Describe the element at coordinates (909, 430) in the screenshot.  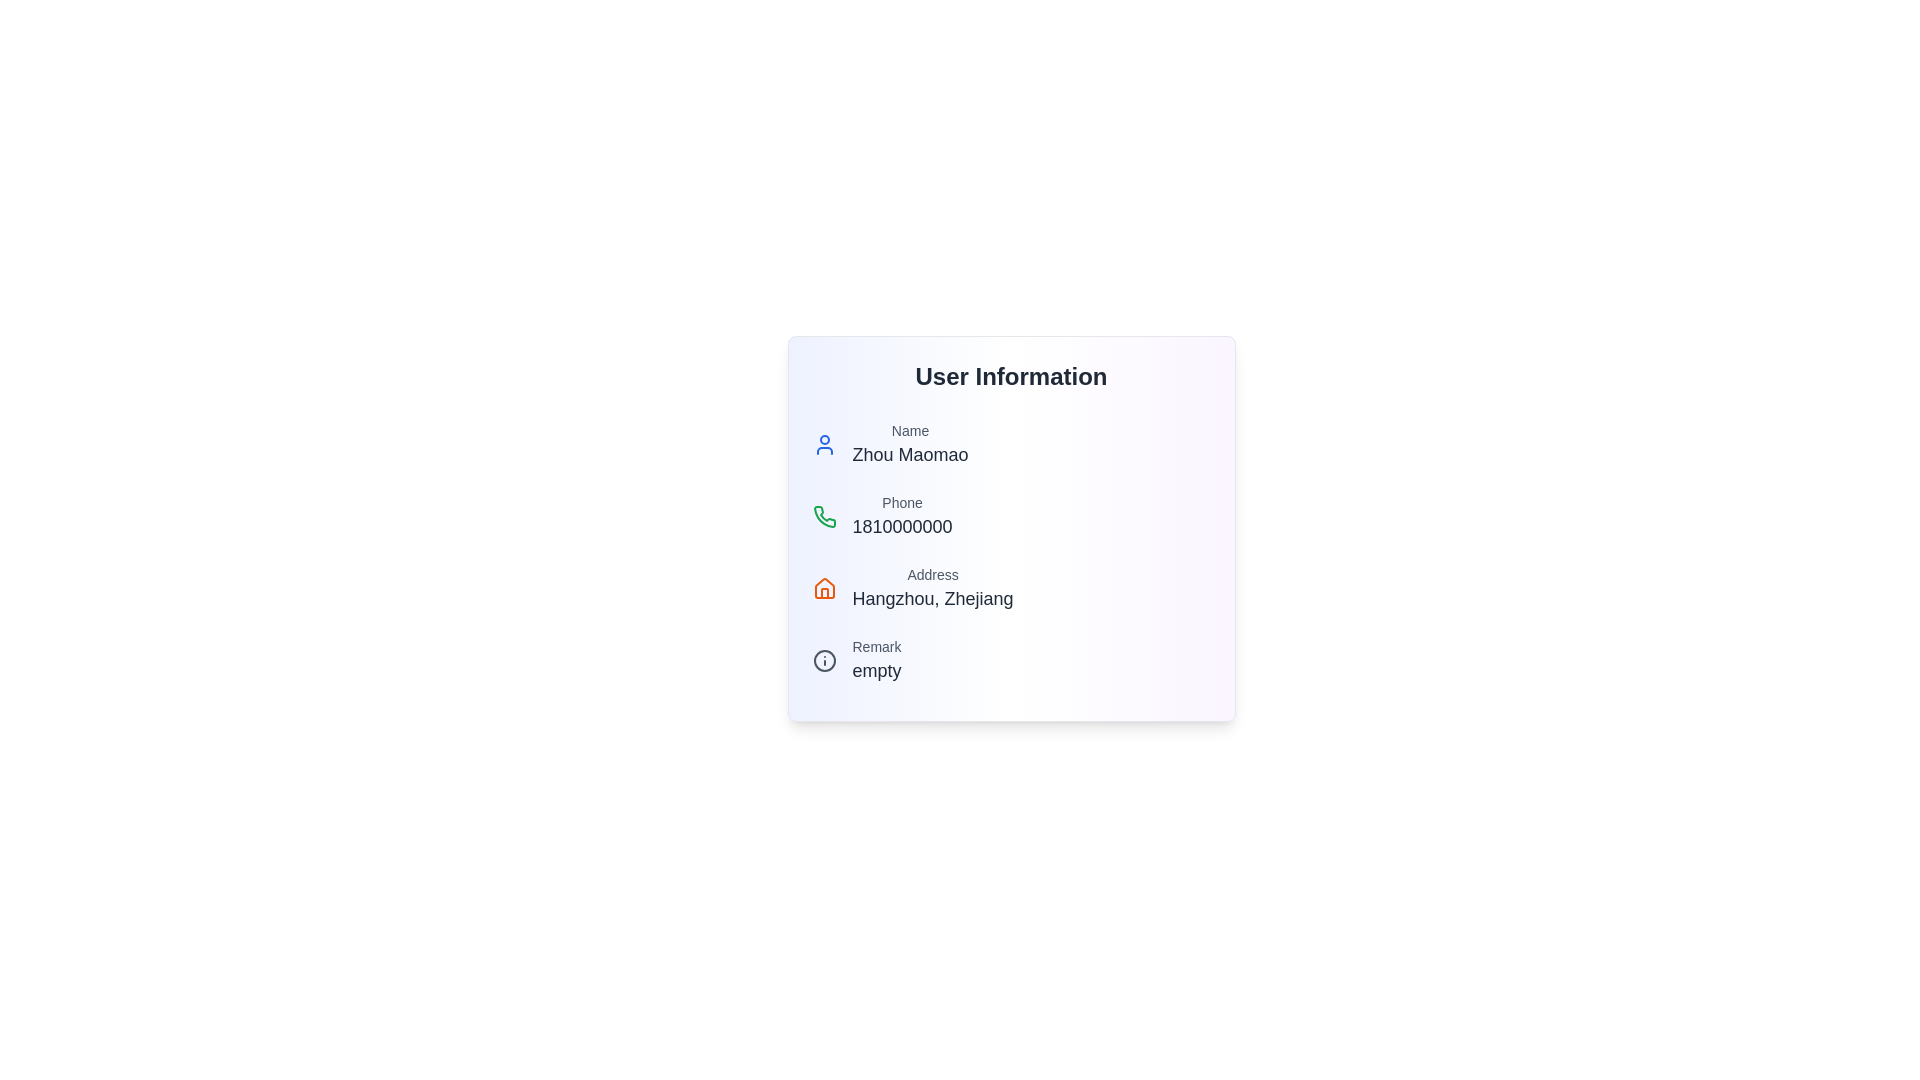
I see `the text label displaying 'Name' in medium gray color, which is positioned above 'Zhou Maomao' in the user details section` at that location.